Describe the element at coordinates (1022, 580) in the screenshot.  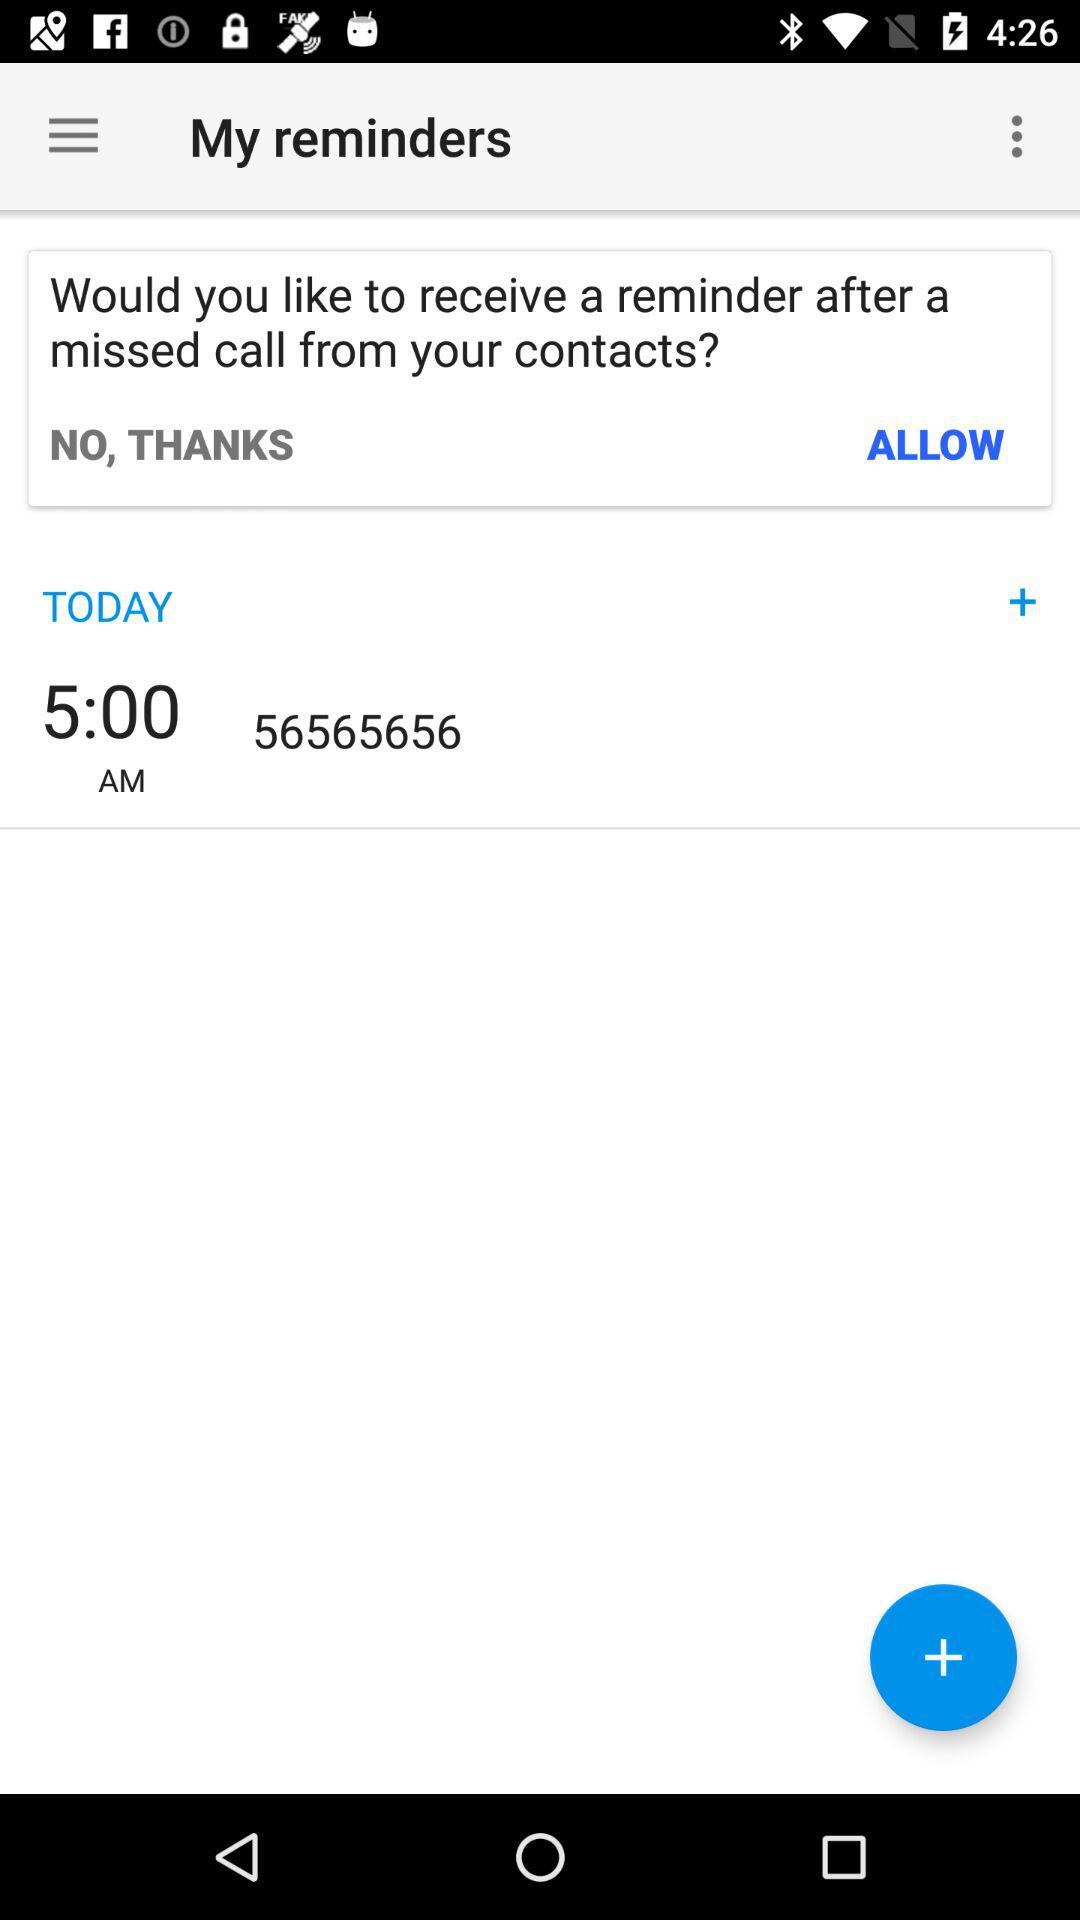
I see `+` at that location.